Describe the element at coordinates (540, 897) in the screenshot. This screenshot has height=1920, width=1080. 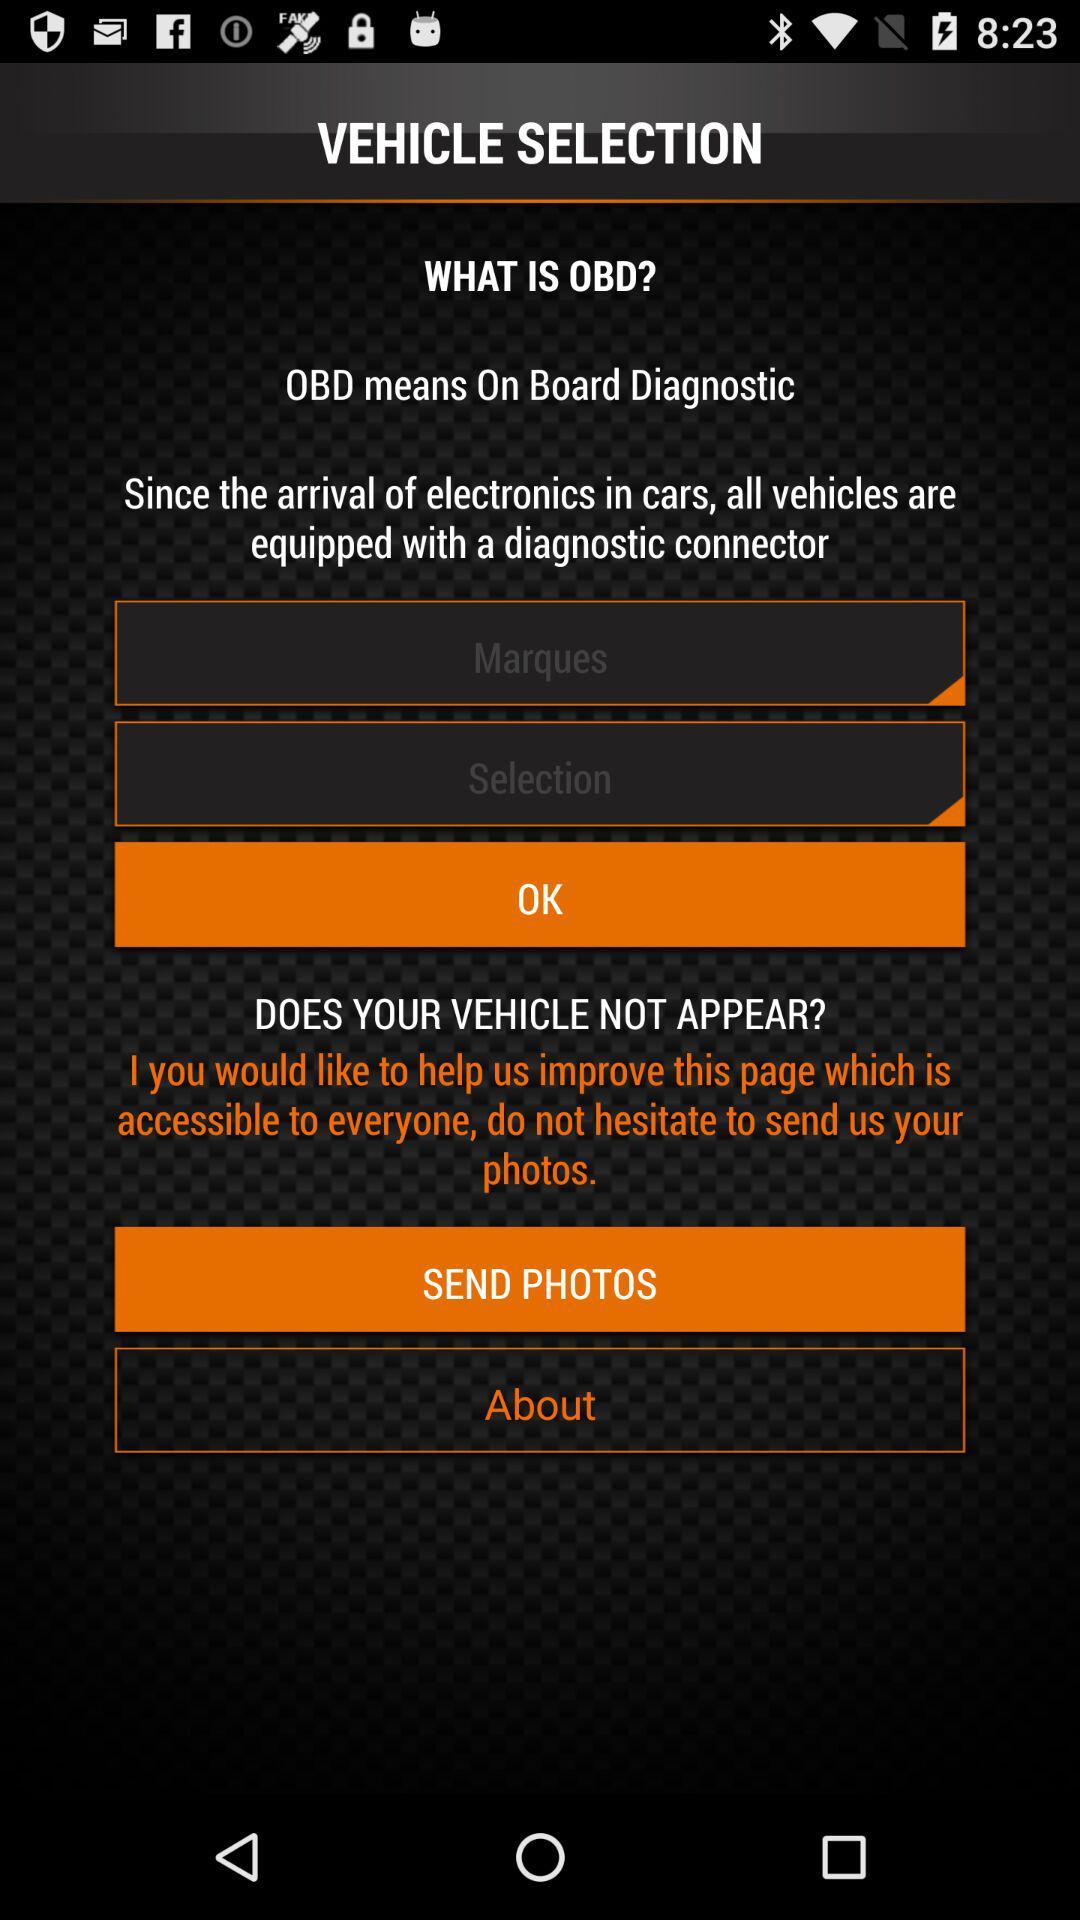
I see `the item below selection button` at that location.